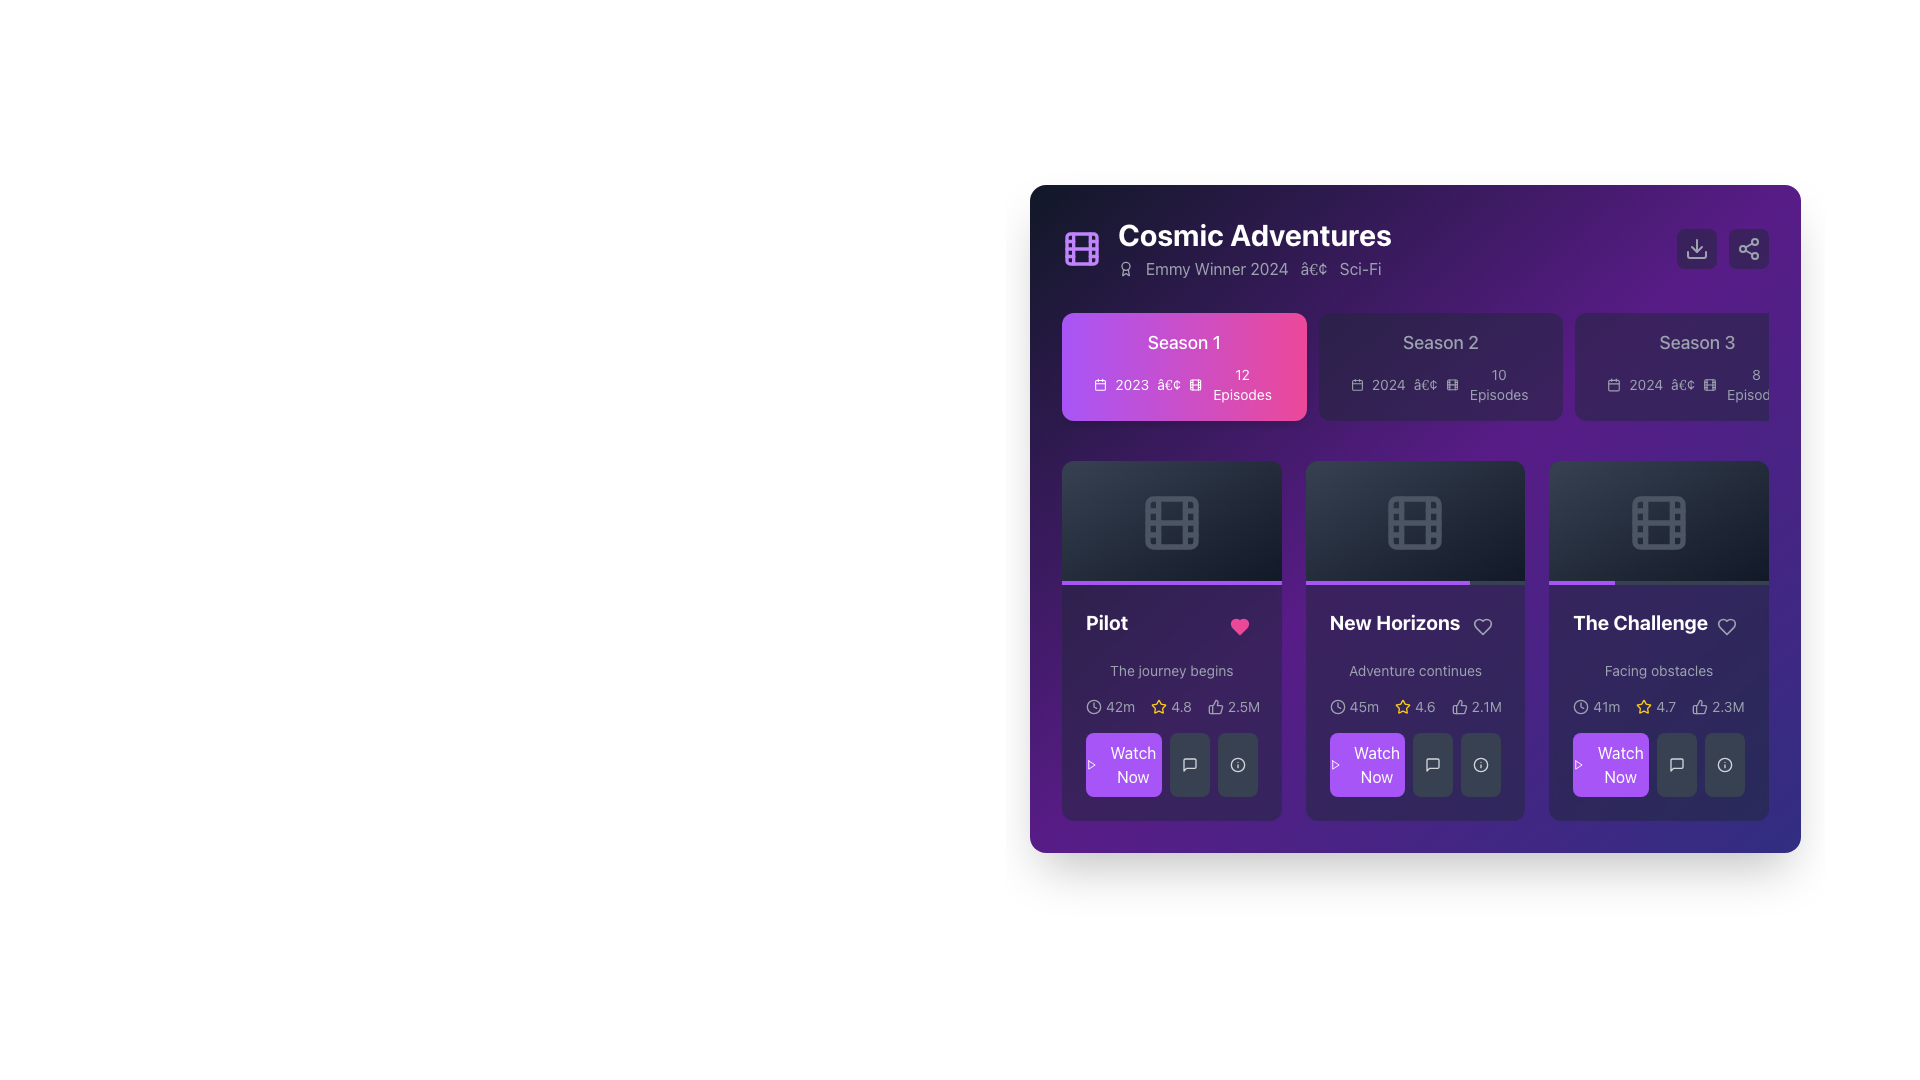 The width and height of the screenshot is (1920, 1080). Describe the element at coordinates (1337, 705) in the screenshot. I see `the SVG circle element that represents the clock icon in the top-left corner of the 'Season 1' interface card` at that location.